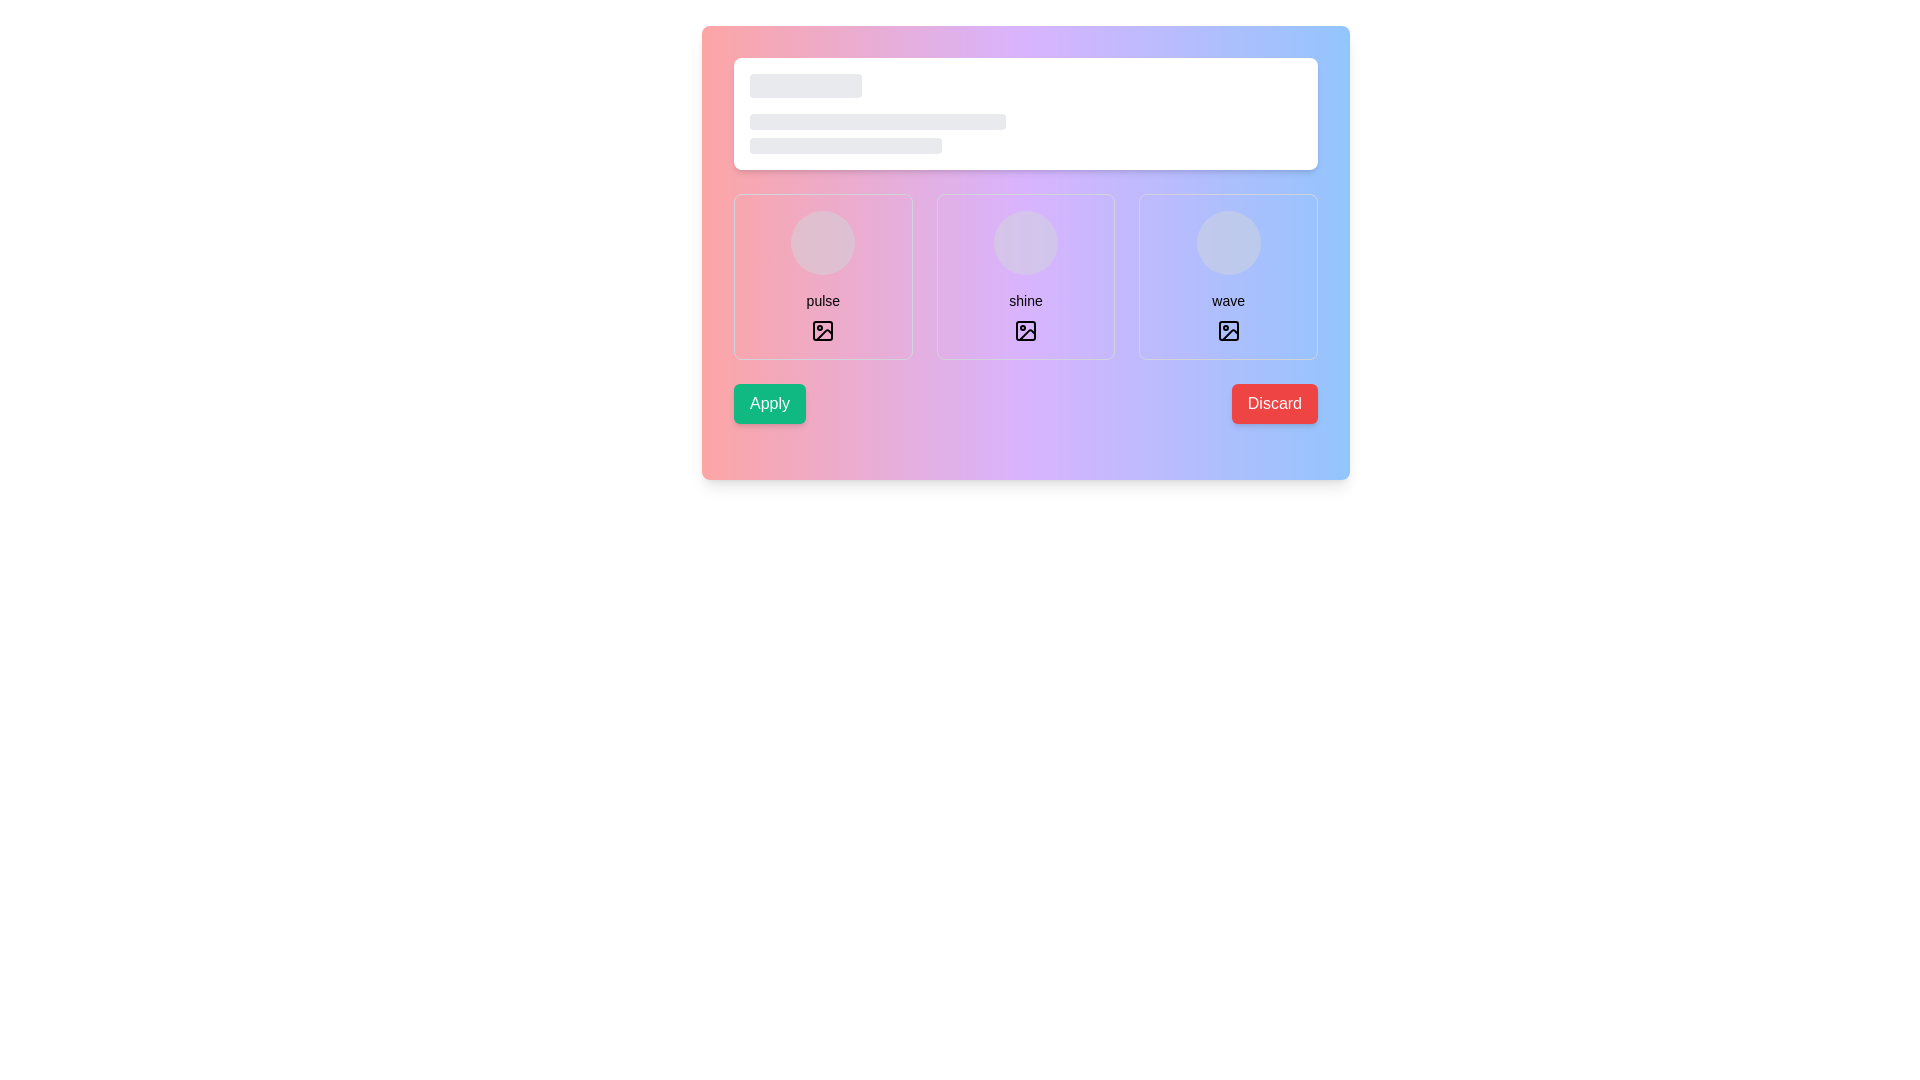 This screenshot has width=1920, height=1080. I want to click on the middle block labeled 'shine' with a purple gradient background in the grid layout, so click(1026, 277).